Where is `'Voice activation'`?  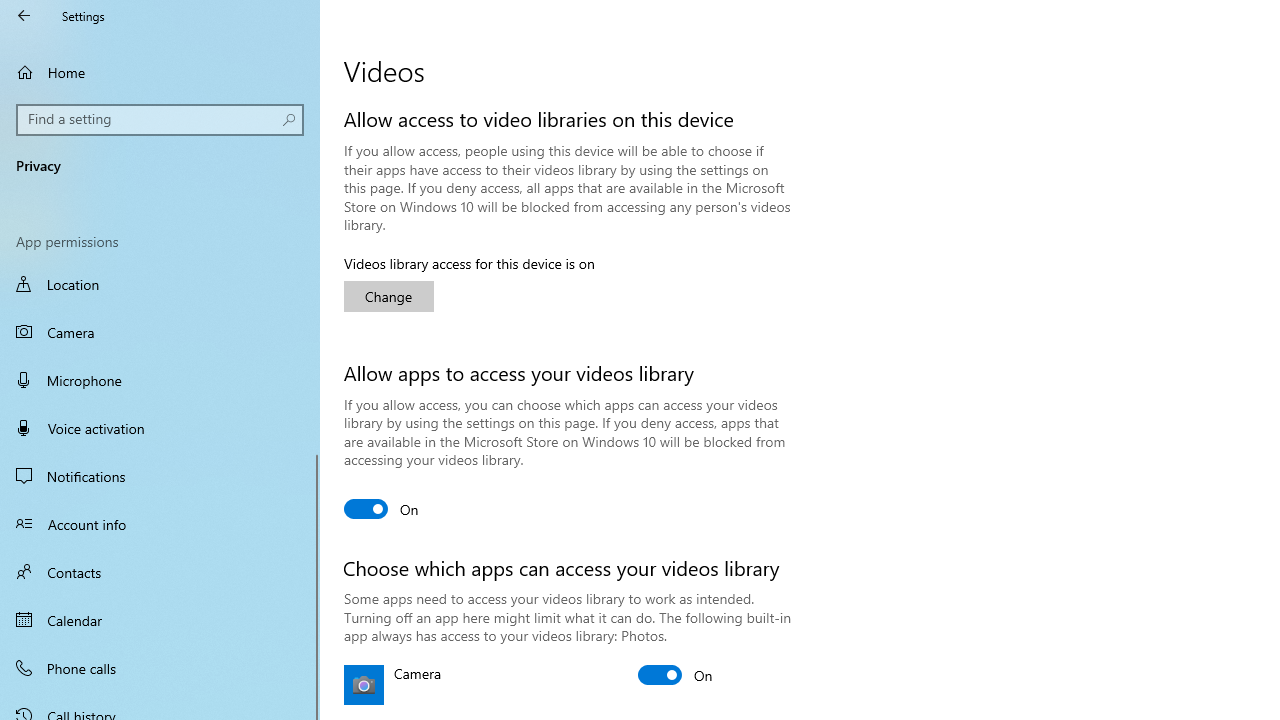
'Voice activation' is located at coordinates (160, 427).